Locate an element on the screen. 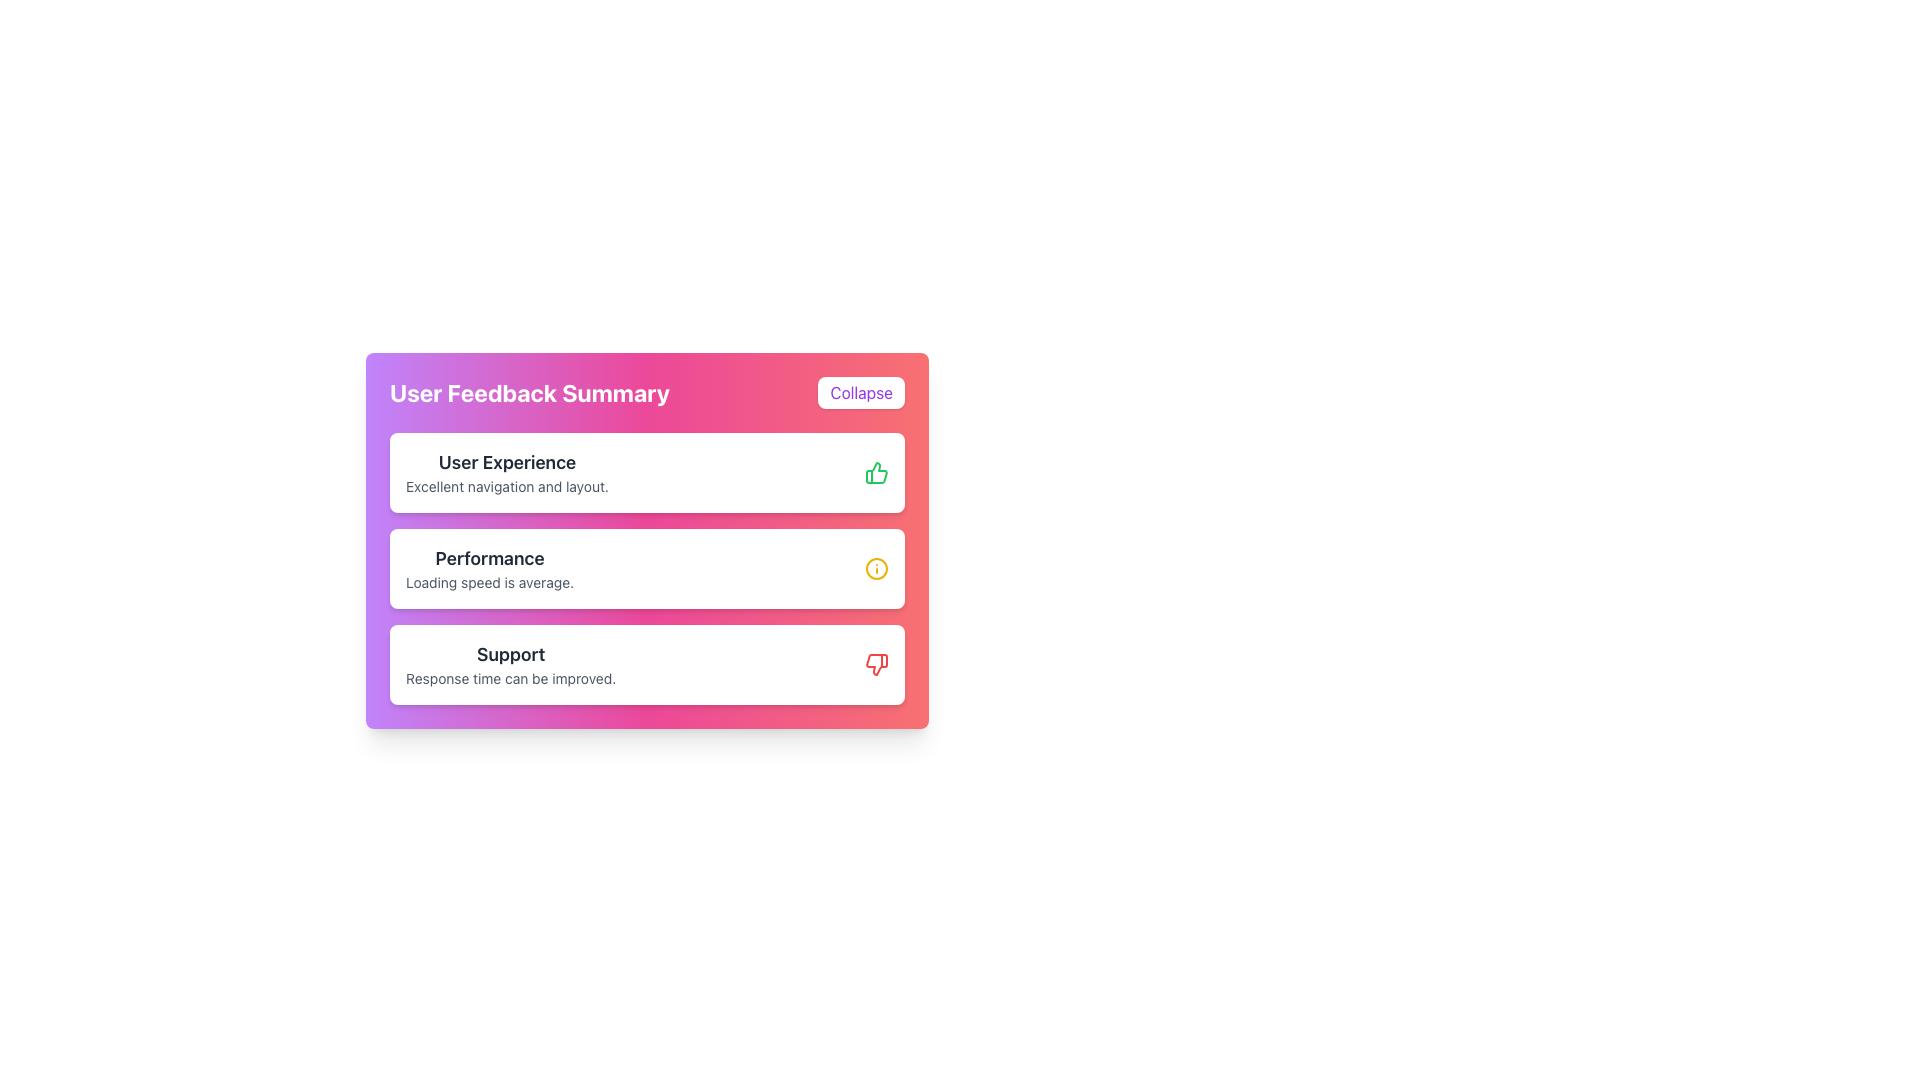  textual content related to the 'Support' category located in the third card of the 'User Feedback Summary' section, which summarizes comments about response times is located at coordinates (511, 664).